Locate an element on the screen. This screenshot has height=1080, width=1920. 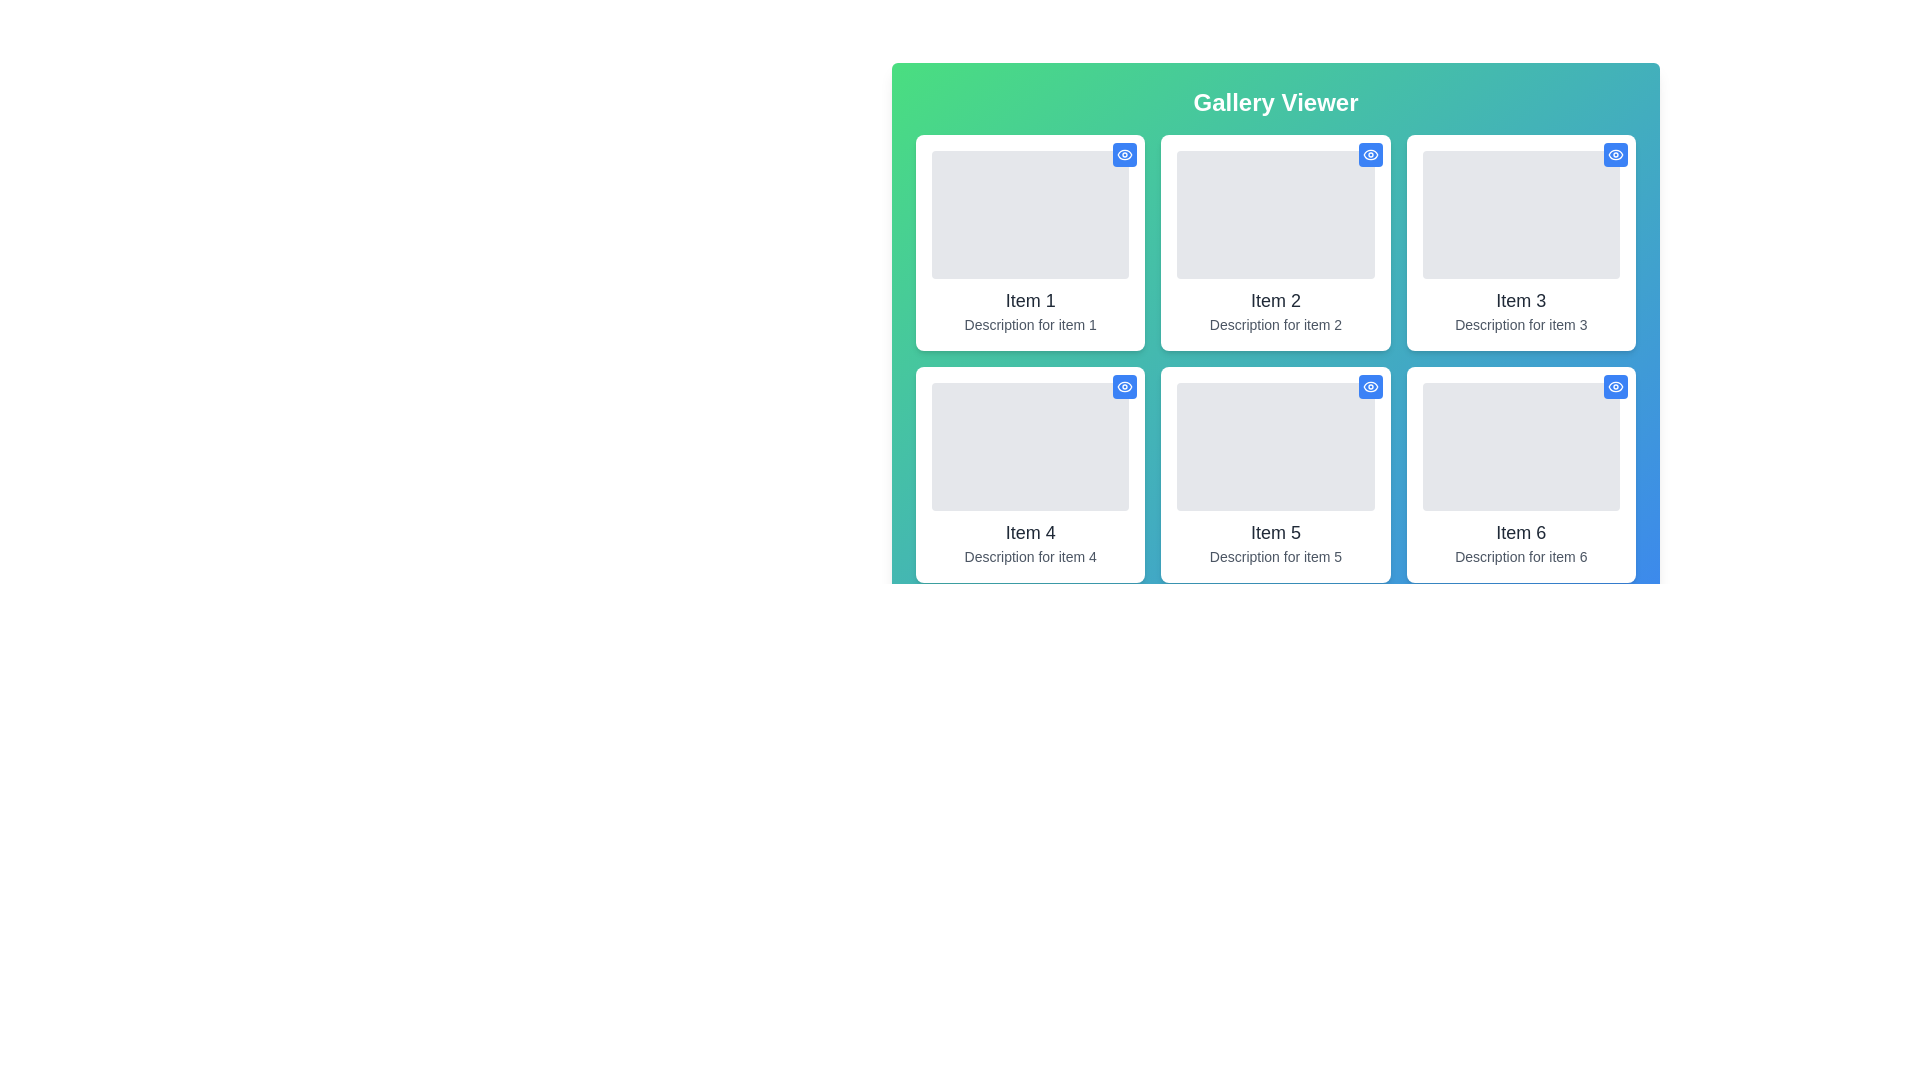
the blue rounded rectangular button with a white eye icon located in the upper-right corner of the card labeled 'Item 1' is located at coordinates (1125, 153).